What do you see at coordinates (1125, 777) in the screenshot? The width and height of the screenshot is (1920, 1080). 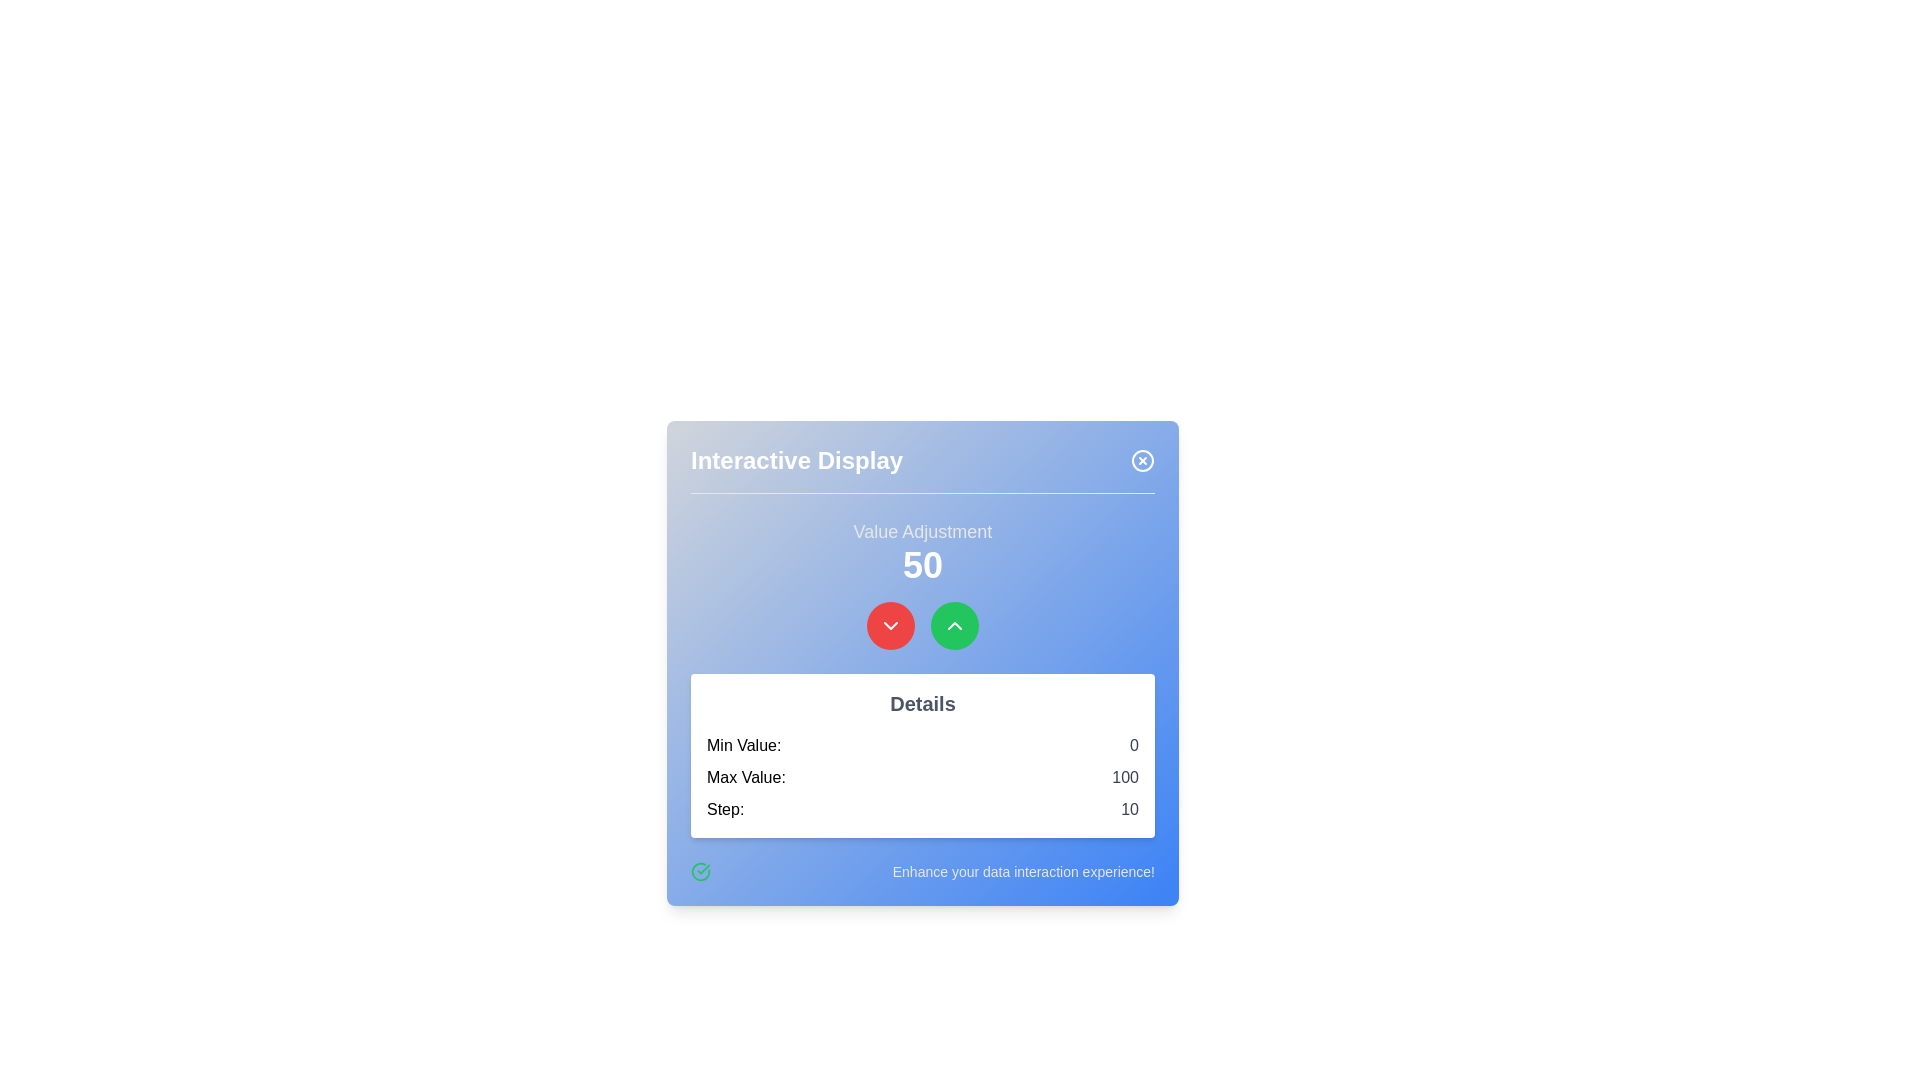 I see `the non-interactive informational display showing the maximum value, which is located below the central numeric display and adjustment controls, specifically the text 'Max Value: 100'` at bounding box center [1125, 777].